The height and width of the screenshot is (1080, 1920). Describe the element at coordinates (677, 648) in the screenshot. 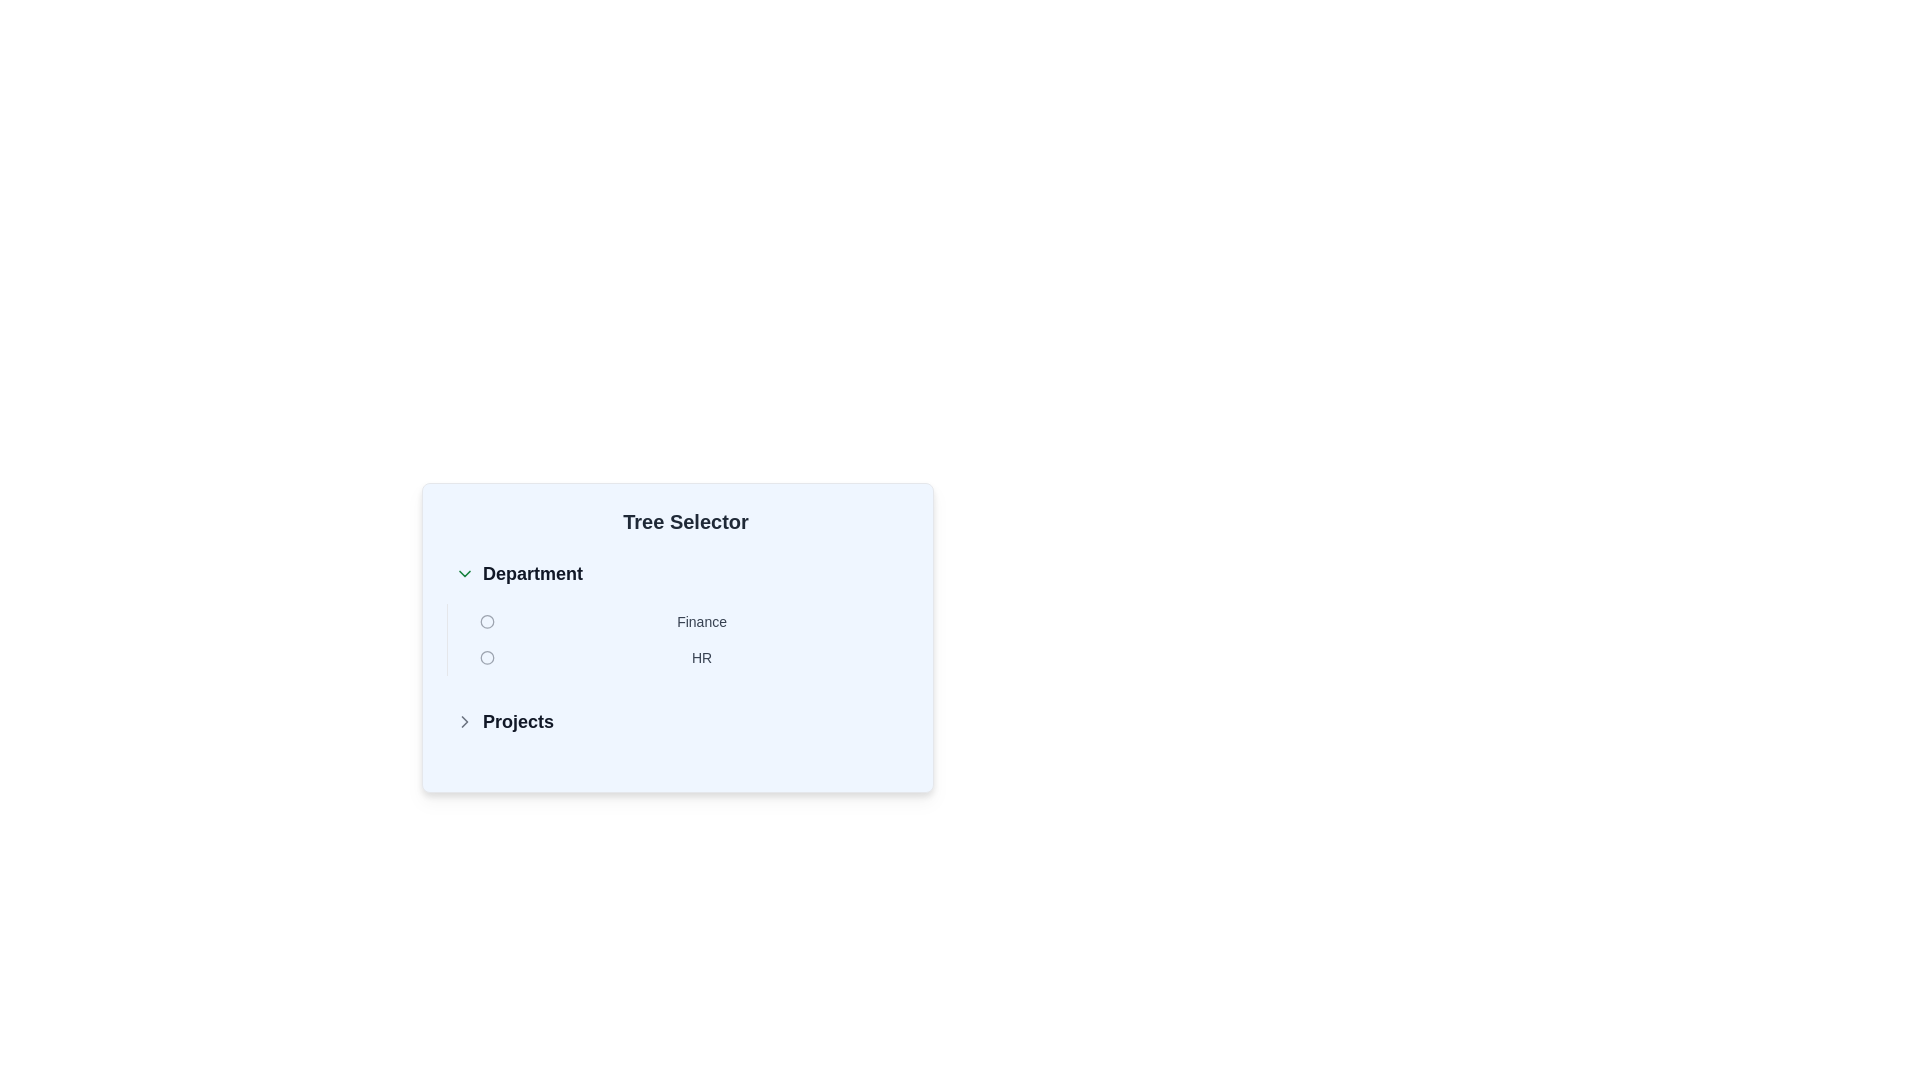

I see `the 'Finance' option within the 'Department' category of the Tree Selector with Expandable Categories` at that location.